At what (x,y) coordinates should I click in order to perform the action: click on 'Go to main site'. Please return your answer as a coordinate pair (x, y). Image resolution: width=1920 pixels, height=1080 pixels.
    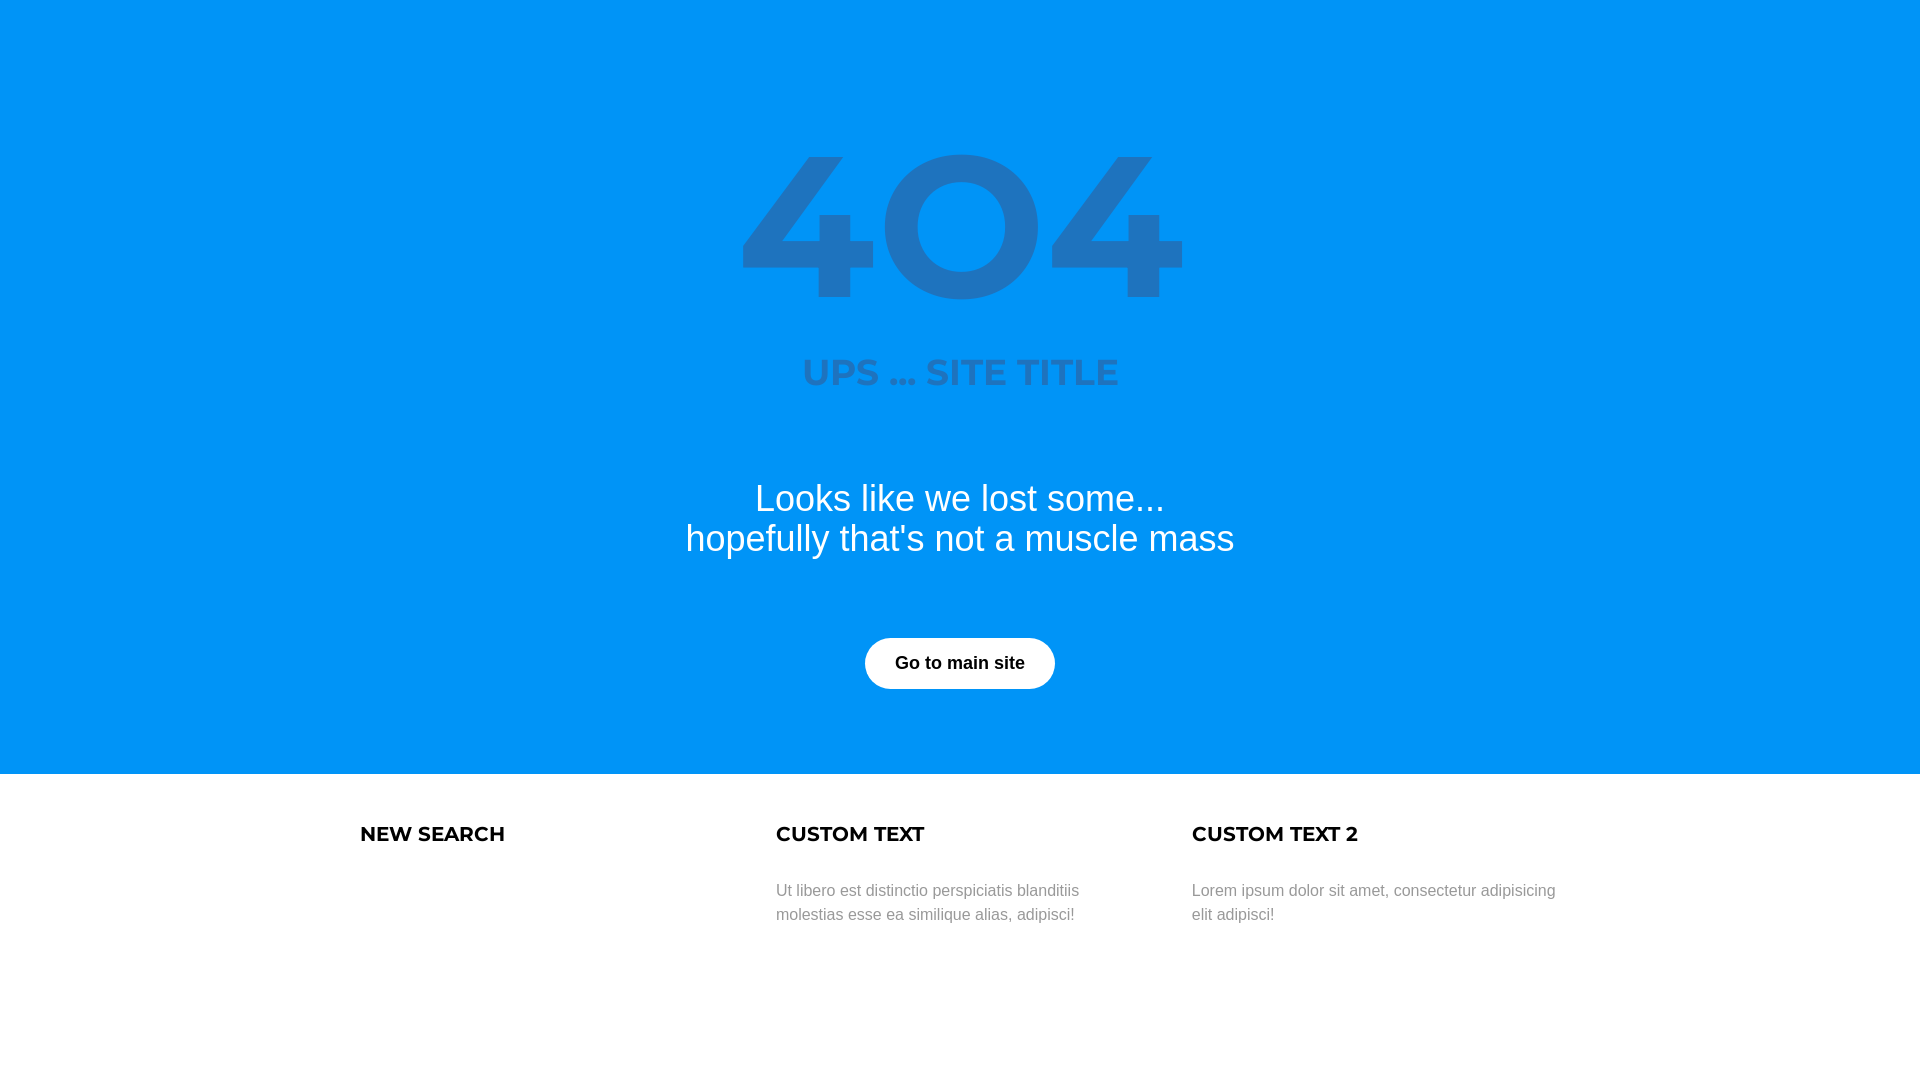
    Looking at the image, I should click on (960, 663).